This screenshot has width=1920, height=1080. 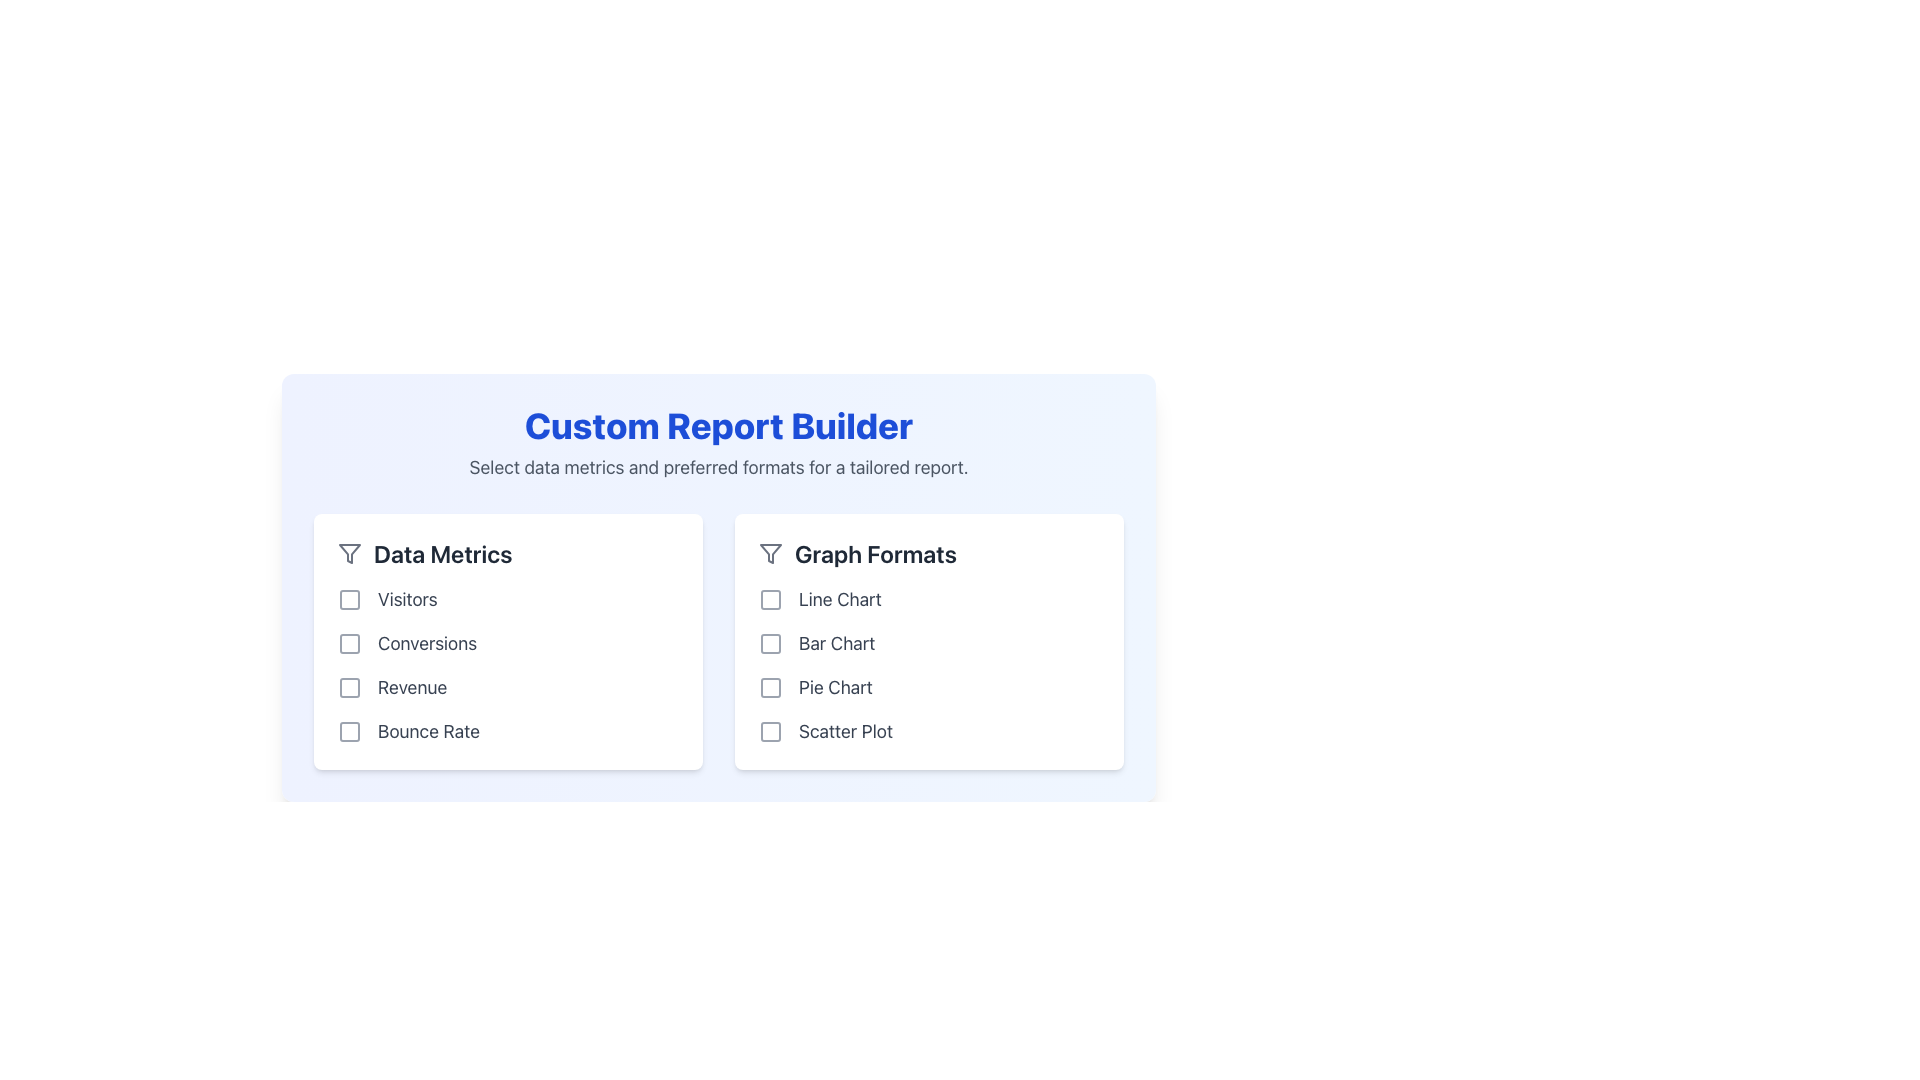 What do you see at coordinates (350, 644) in the screenshot?
I see `the second checkbox in the 'Data Metrics' section, located to the left of the 'Conversions' label` at bounding box center [350, 644].